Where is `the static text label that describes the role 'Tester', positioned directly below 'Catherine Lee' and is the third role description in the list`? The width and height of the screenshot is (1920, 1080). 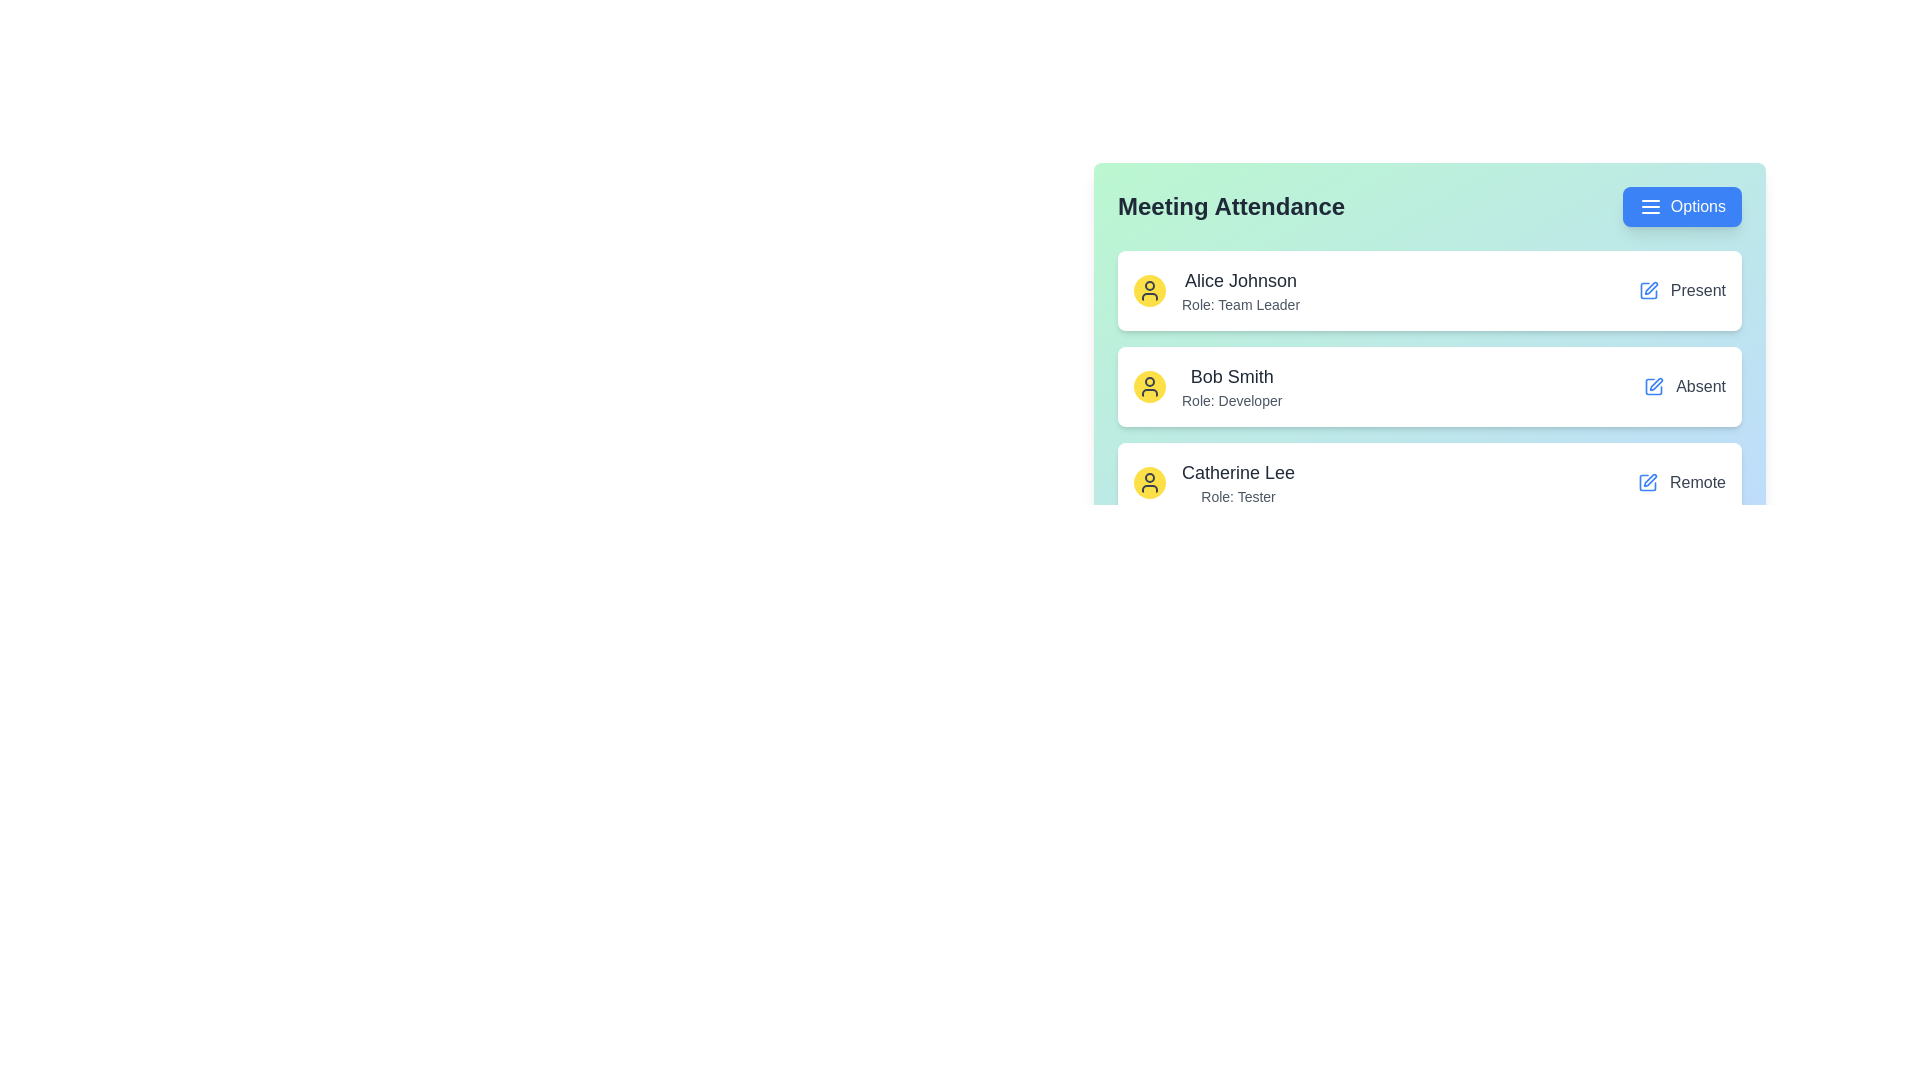
the static text label that describes the role 'Tester', positioned directly below 'Catherine Lee' and is the third role description in the list is located at coordinates (1237, 496).